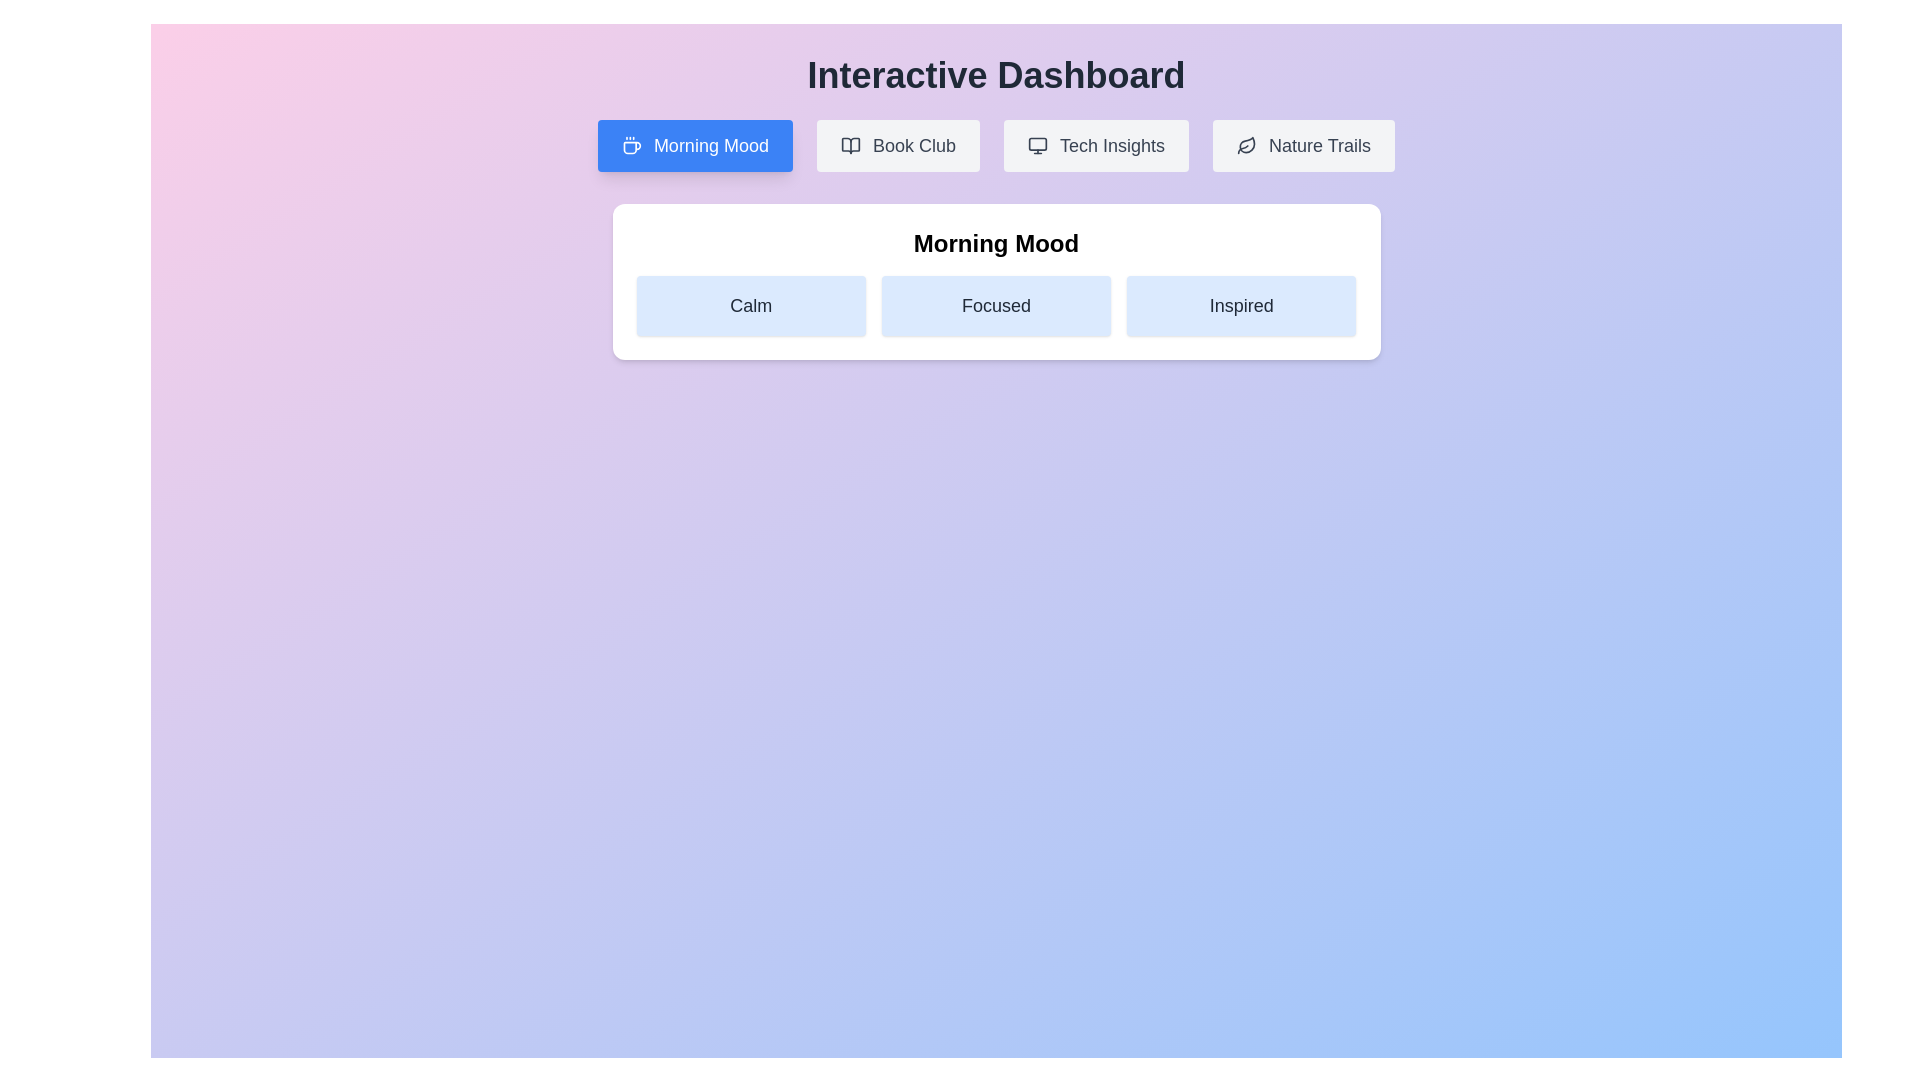 The height and width of the screenshot is (1080, 1920). What do you see at coordinates (850, 145) in the screenshot?
I see `the graphical icon resembling an open book, part of the 'Book Club' button in the navigation bar` at bounding box center [850, 145].